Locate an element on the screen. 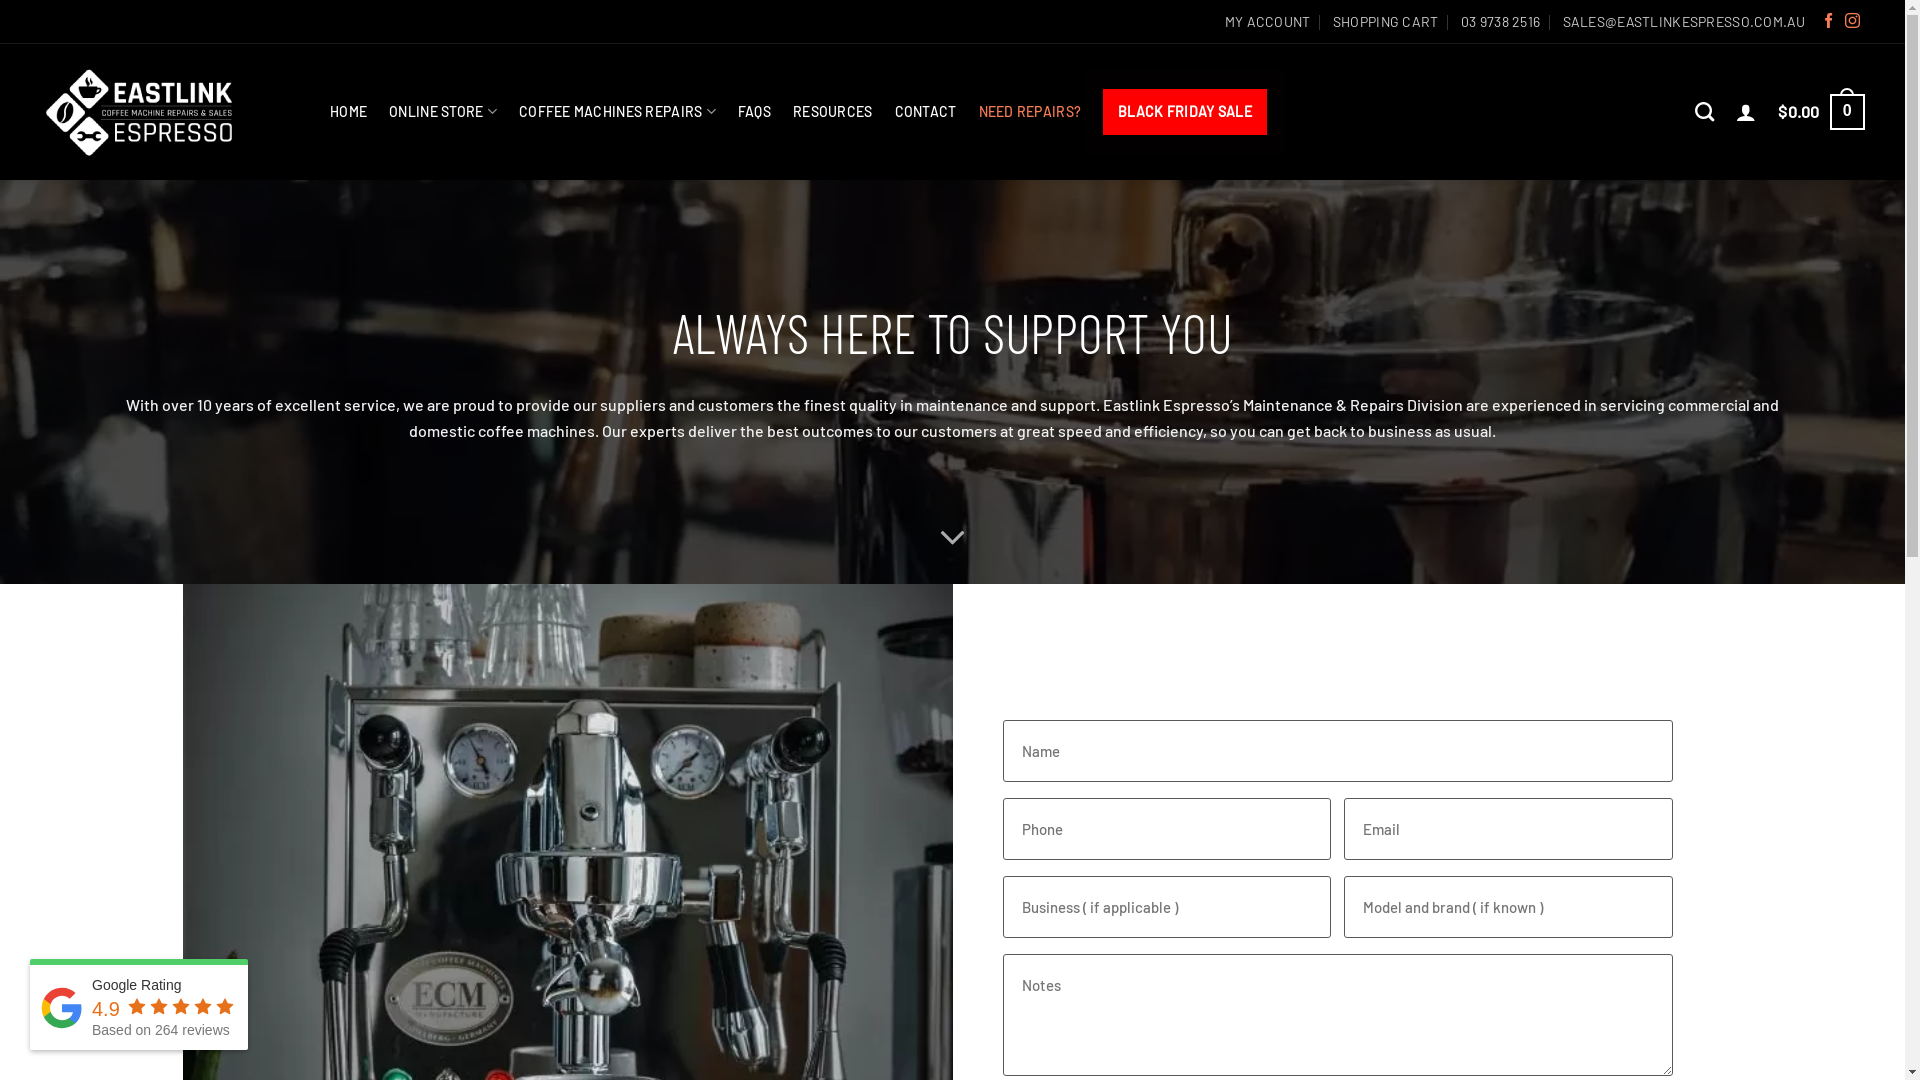 The height and width of the screenshot is (1080, 1920). 'CONTACT' is located at coordinates (893, 111).